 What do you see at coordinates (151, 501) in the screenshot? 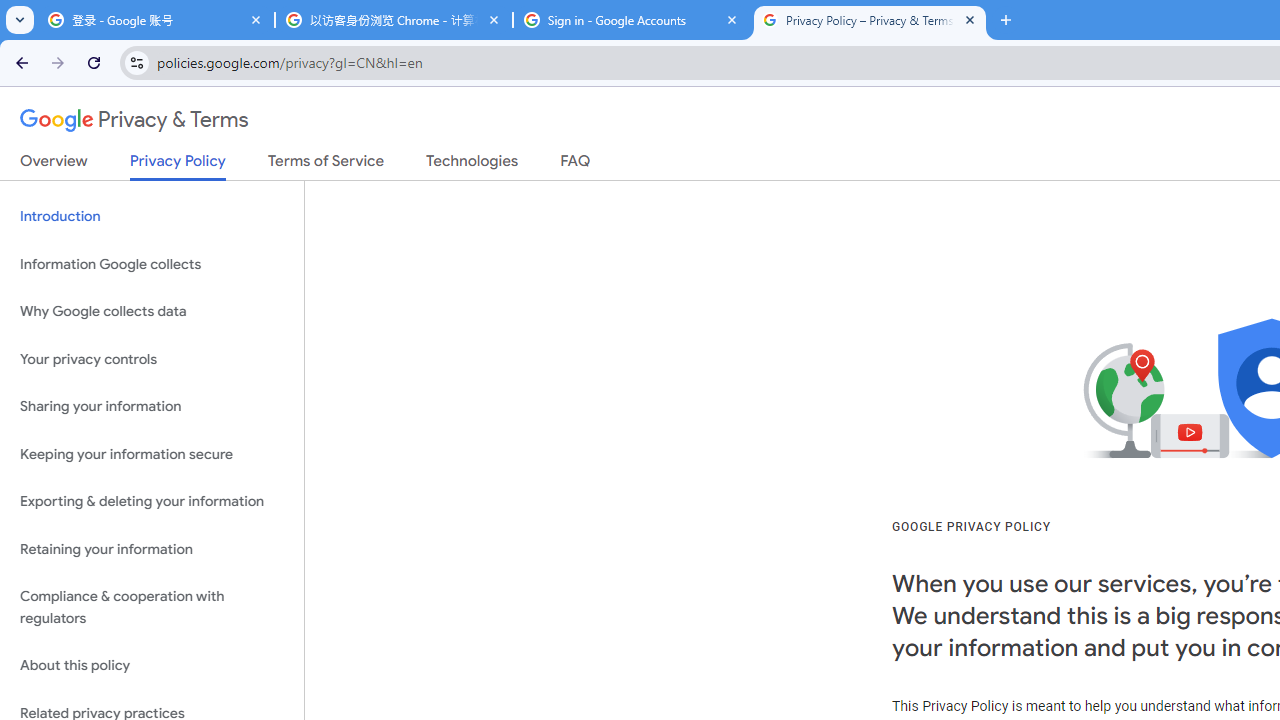
I see `'Exporting & deleting your information'` at bounding box center [151, 501].